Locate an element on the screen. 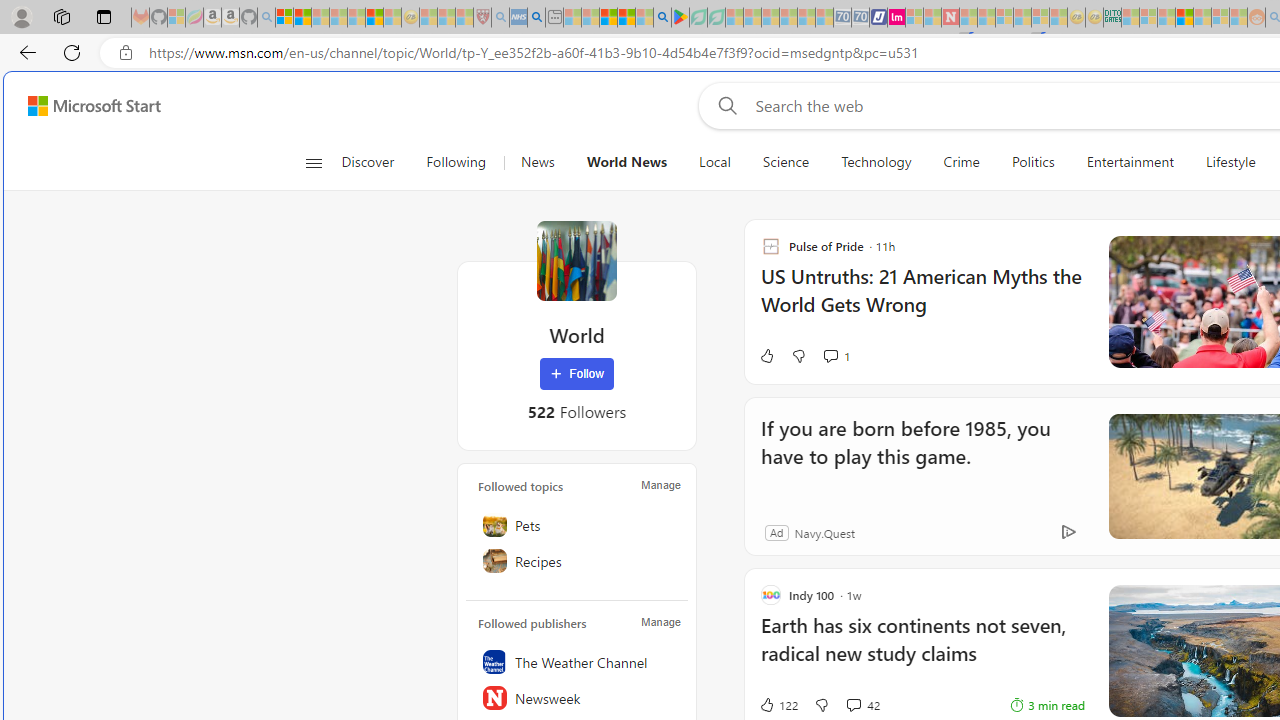  'Pets' is located at coordinates (576, 524).